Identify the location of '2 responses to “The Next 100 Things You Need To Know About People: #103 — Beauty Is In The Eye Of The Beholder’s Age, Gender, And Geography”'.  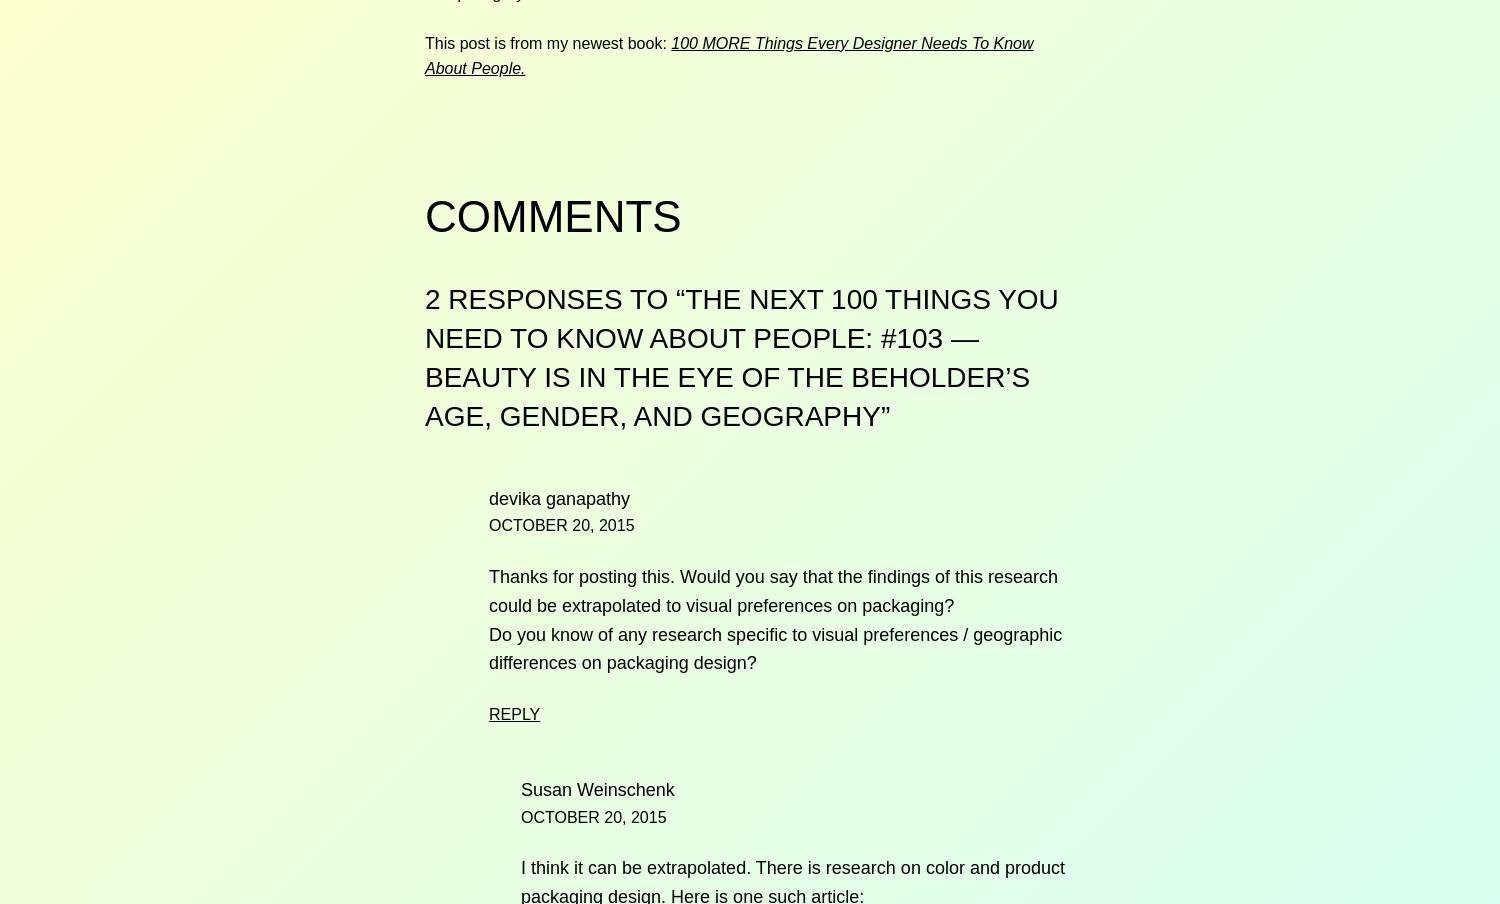
(740, 356).